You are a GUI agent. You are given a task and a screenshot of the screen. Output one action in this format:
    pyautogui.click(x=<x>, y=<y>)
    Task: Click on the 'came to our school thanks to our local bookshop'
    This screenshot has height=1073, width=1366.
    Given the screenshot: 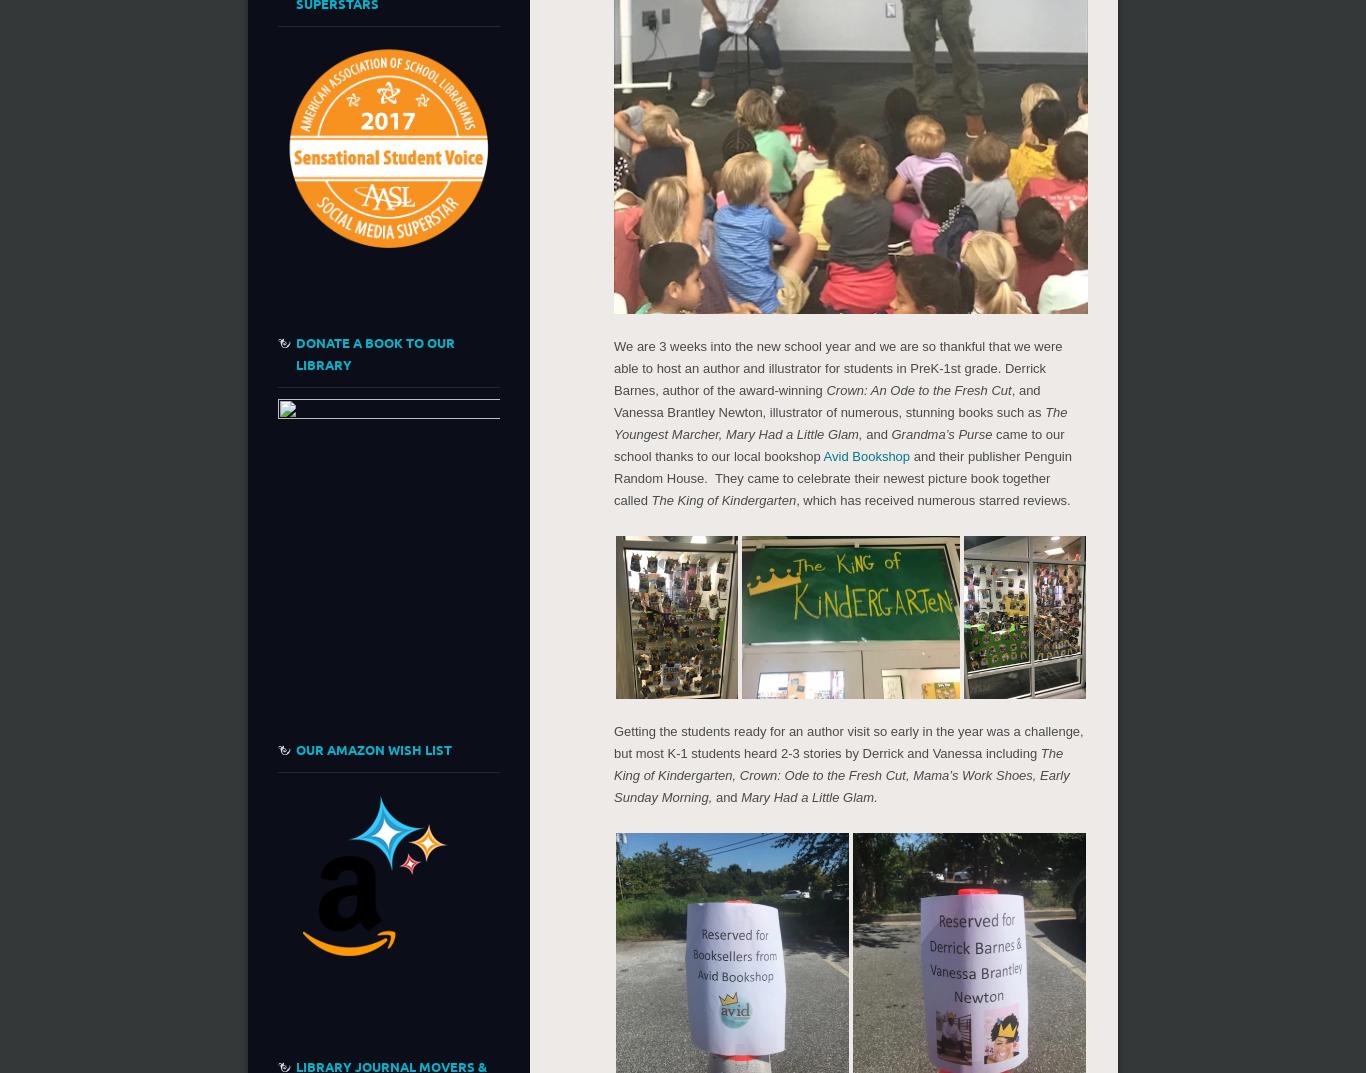 What is the action you would take?
    pyautogui.click(x=837, y=444)
    